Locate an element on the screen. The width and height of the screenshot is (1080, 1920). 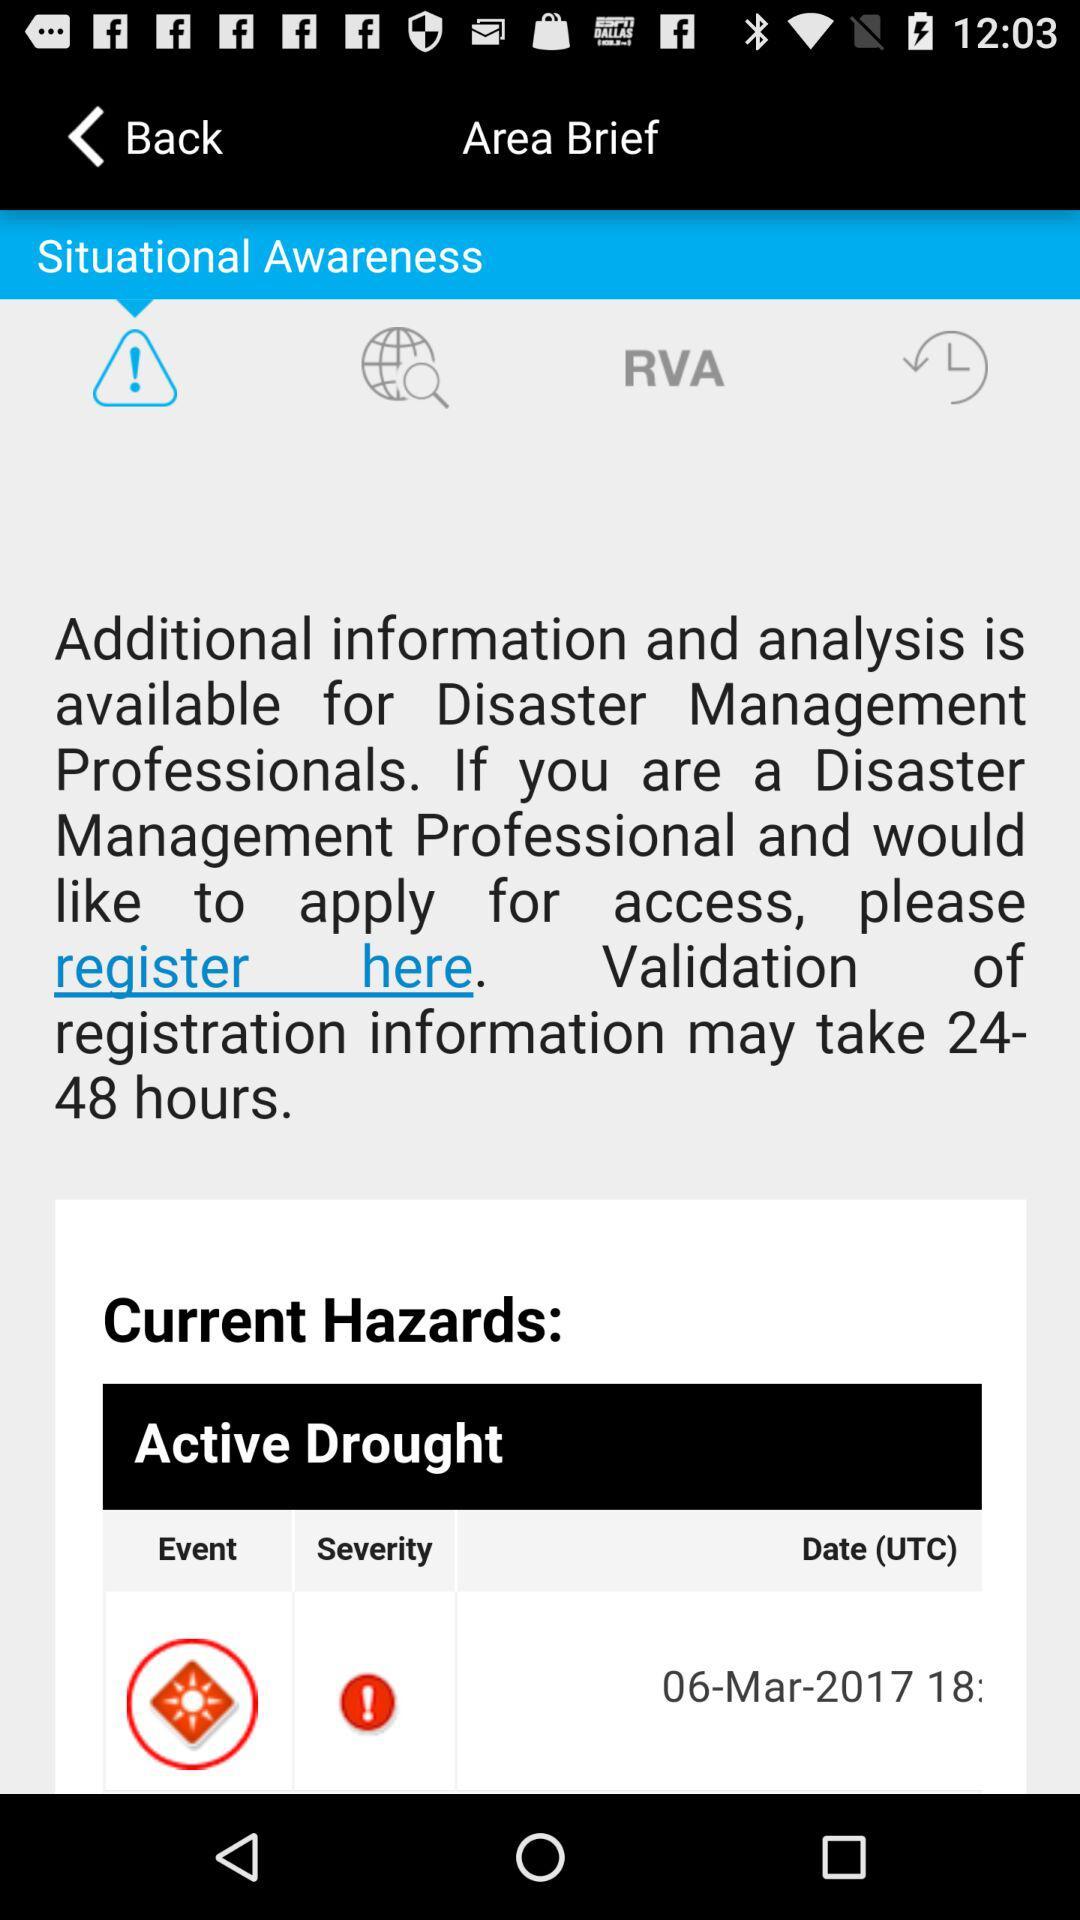
time button is located at coordinates (945, 367).